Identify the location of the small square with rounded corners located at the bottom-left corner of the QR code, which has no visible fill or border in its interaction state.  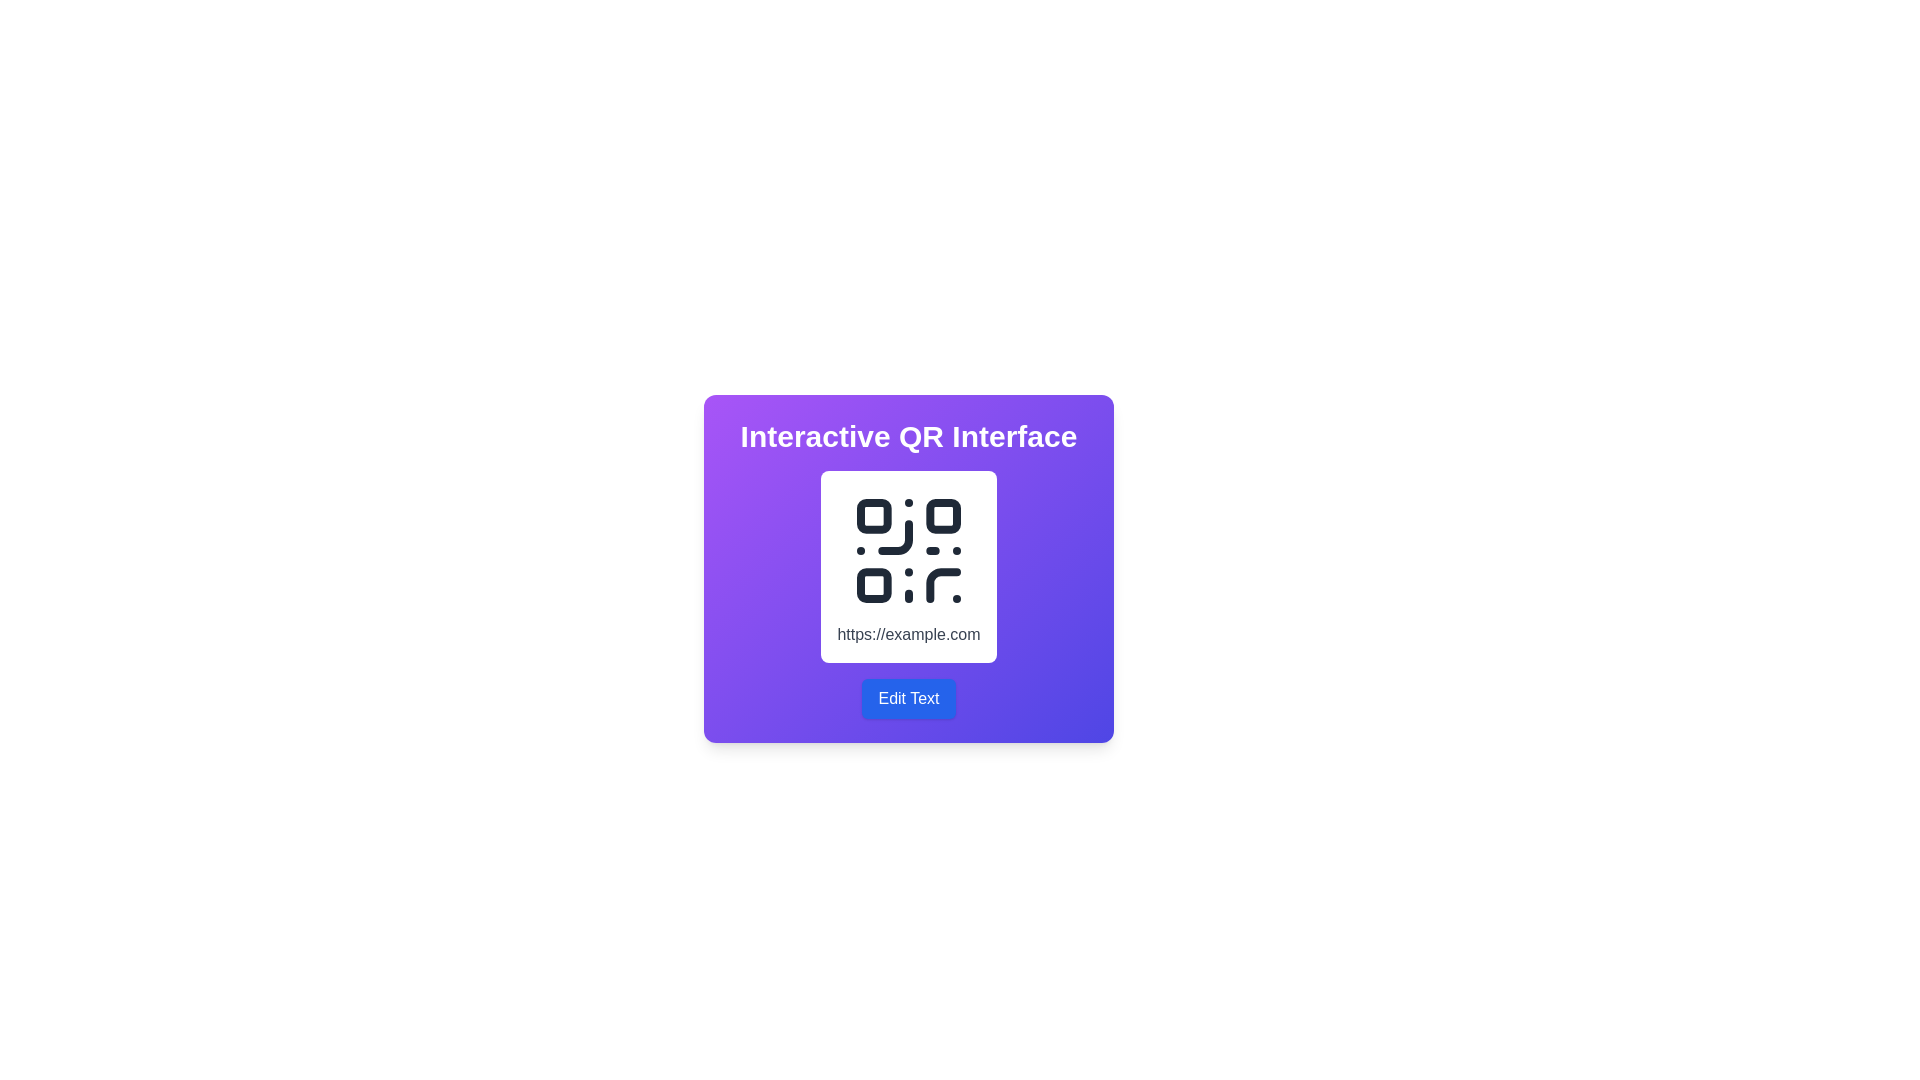
(874, 585).